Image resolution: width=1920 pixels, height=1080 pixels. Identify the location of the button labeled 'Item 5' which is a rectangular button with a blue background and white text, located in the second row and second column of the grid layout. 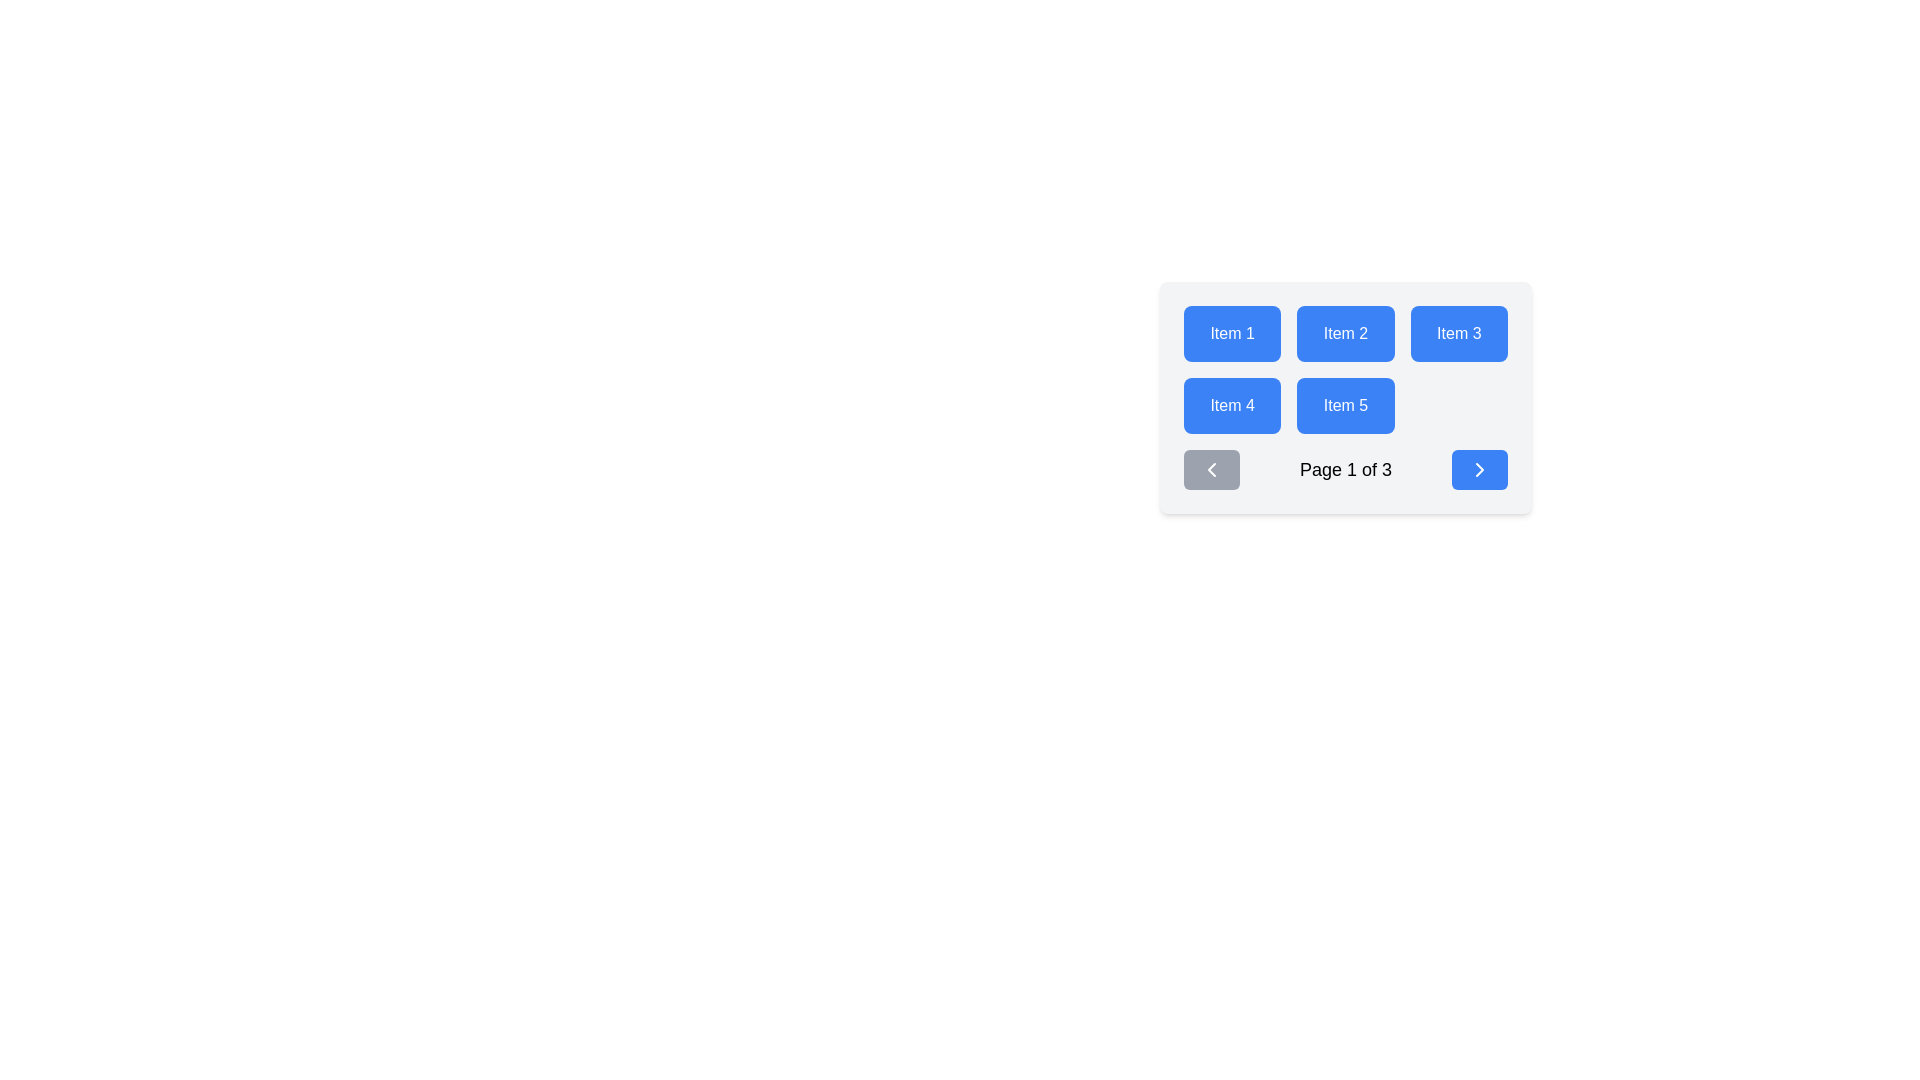
(1345, 405).